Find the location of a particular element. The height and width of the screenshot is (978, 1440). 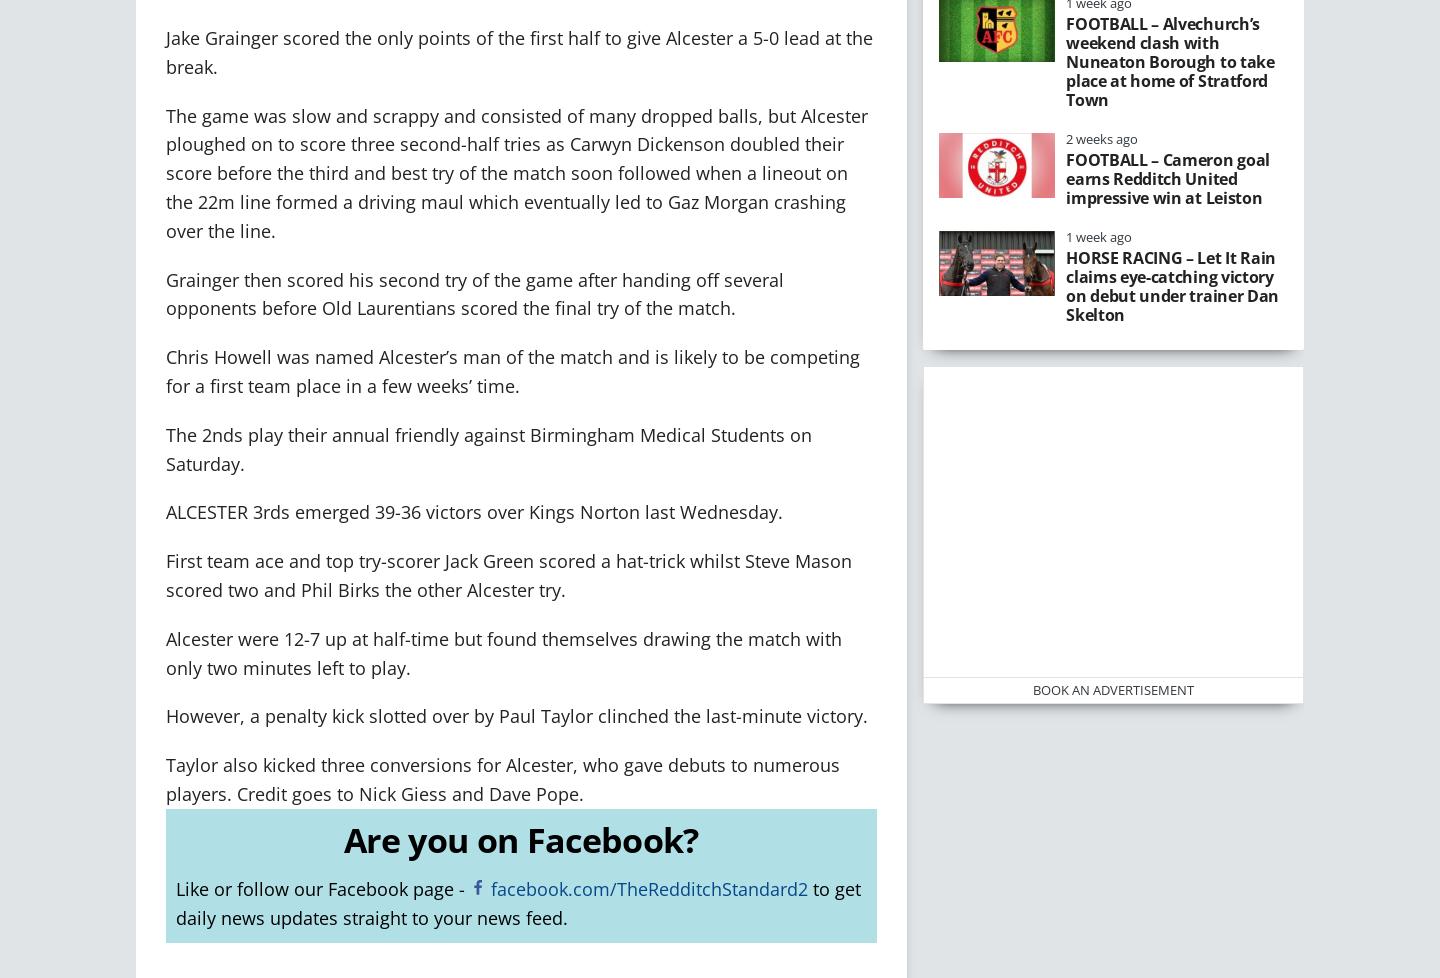

'to get daily news updates straight to your news feed.' is located at coordinates (174, 902).